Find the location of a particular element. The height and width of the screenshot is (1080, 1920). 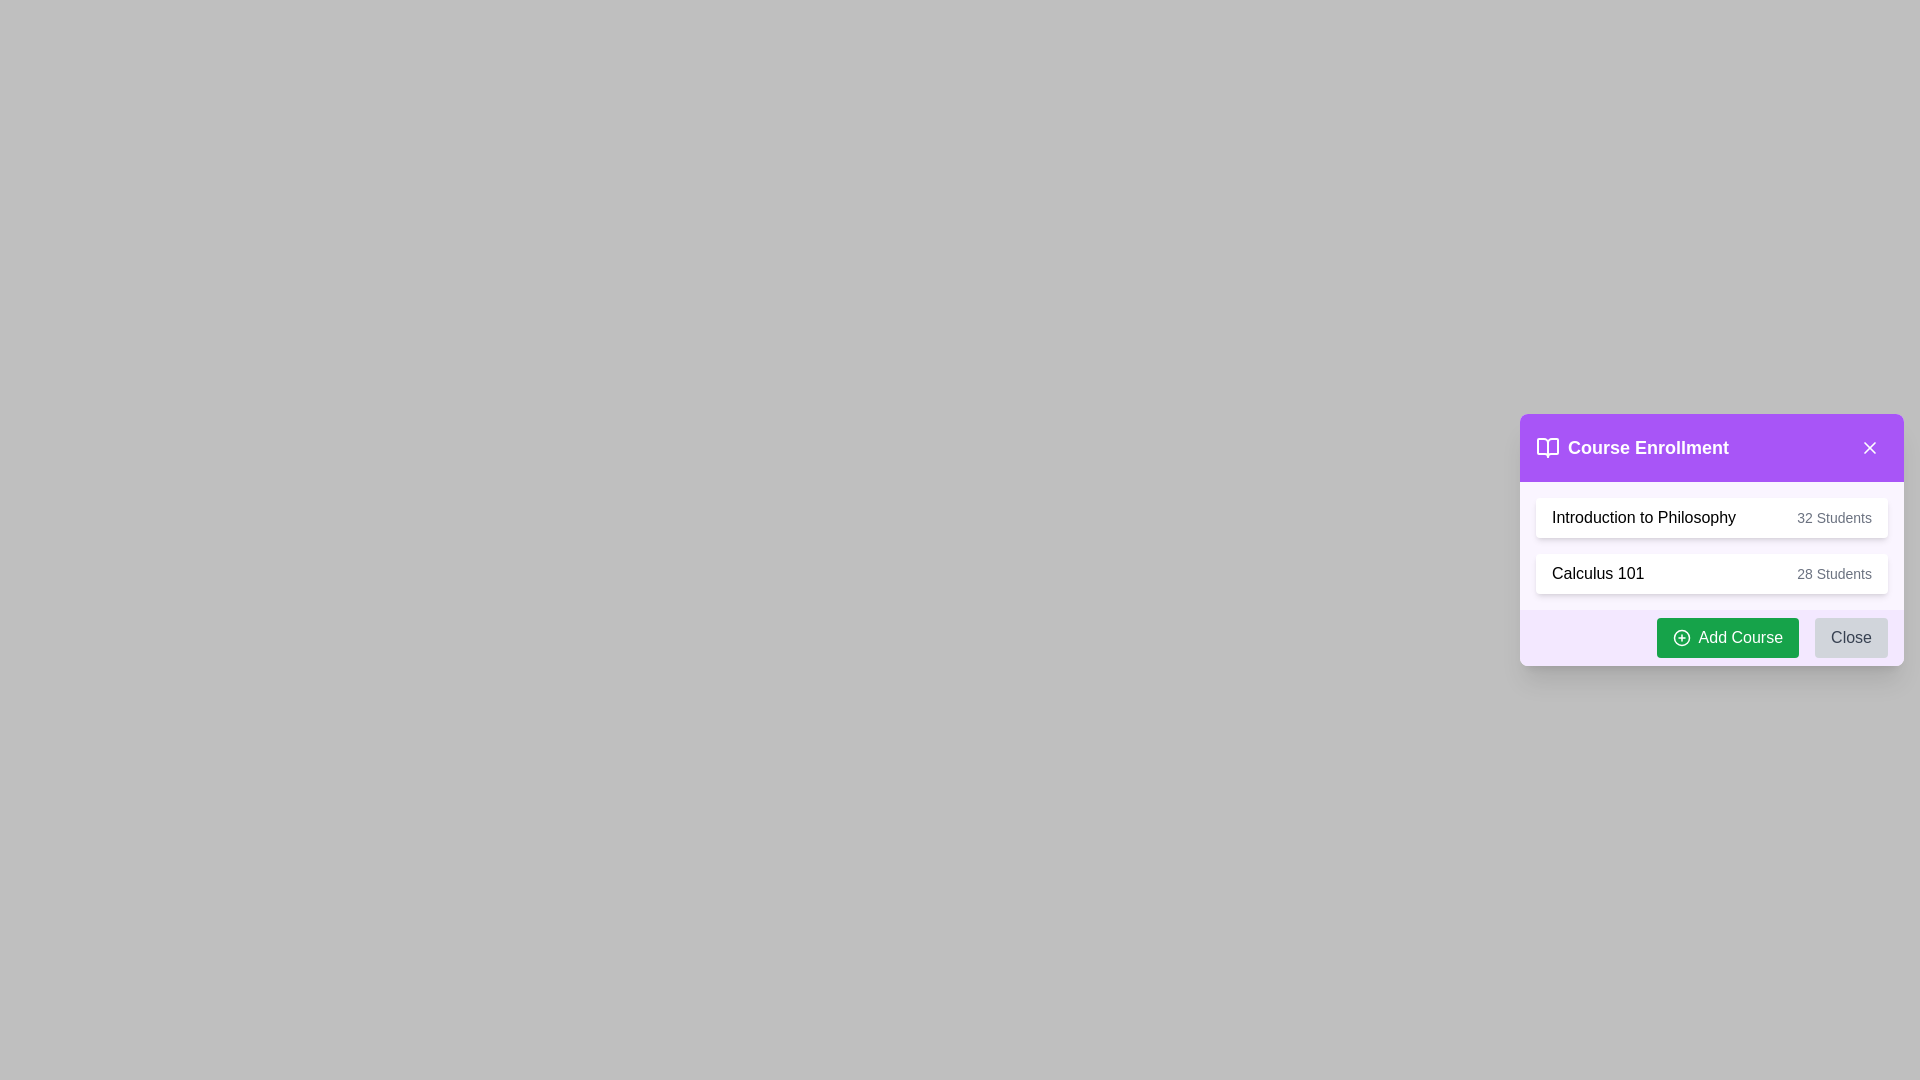

the small circular plus icon with a green background located inside the green 'Add Course' button in the bottom right portion of the pop-up panel is located at coordinates (1680, 637).